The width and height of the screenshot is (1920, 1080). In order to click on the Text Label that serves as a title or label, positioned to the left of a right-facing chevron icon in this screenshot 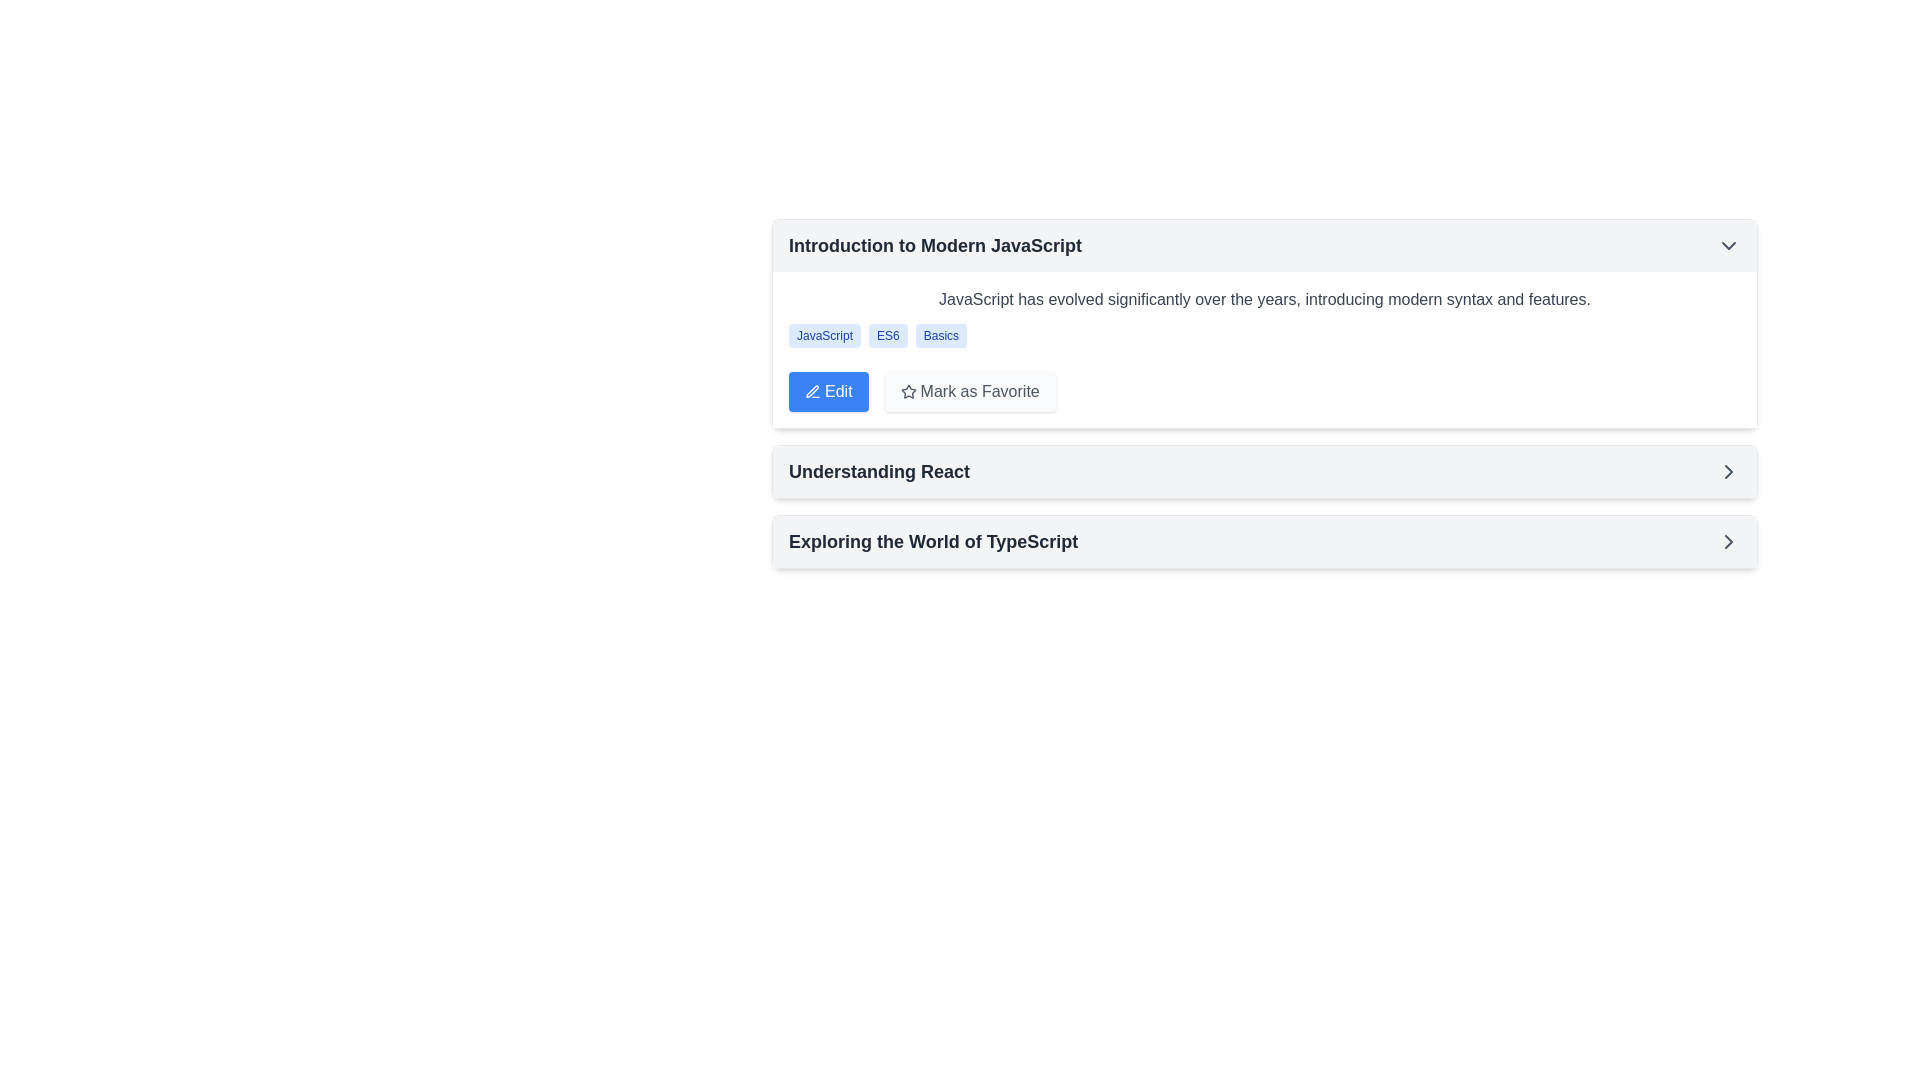, I will do `click(879, 471)`.